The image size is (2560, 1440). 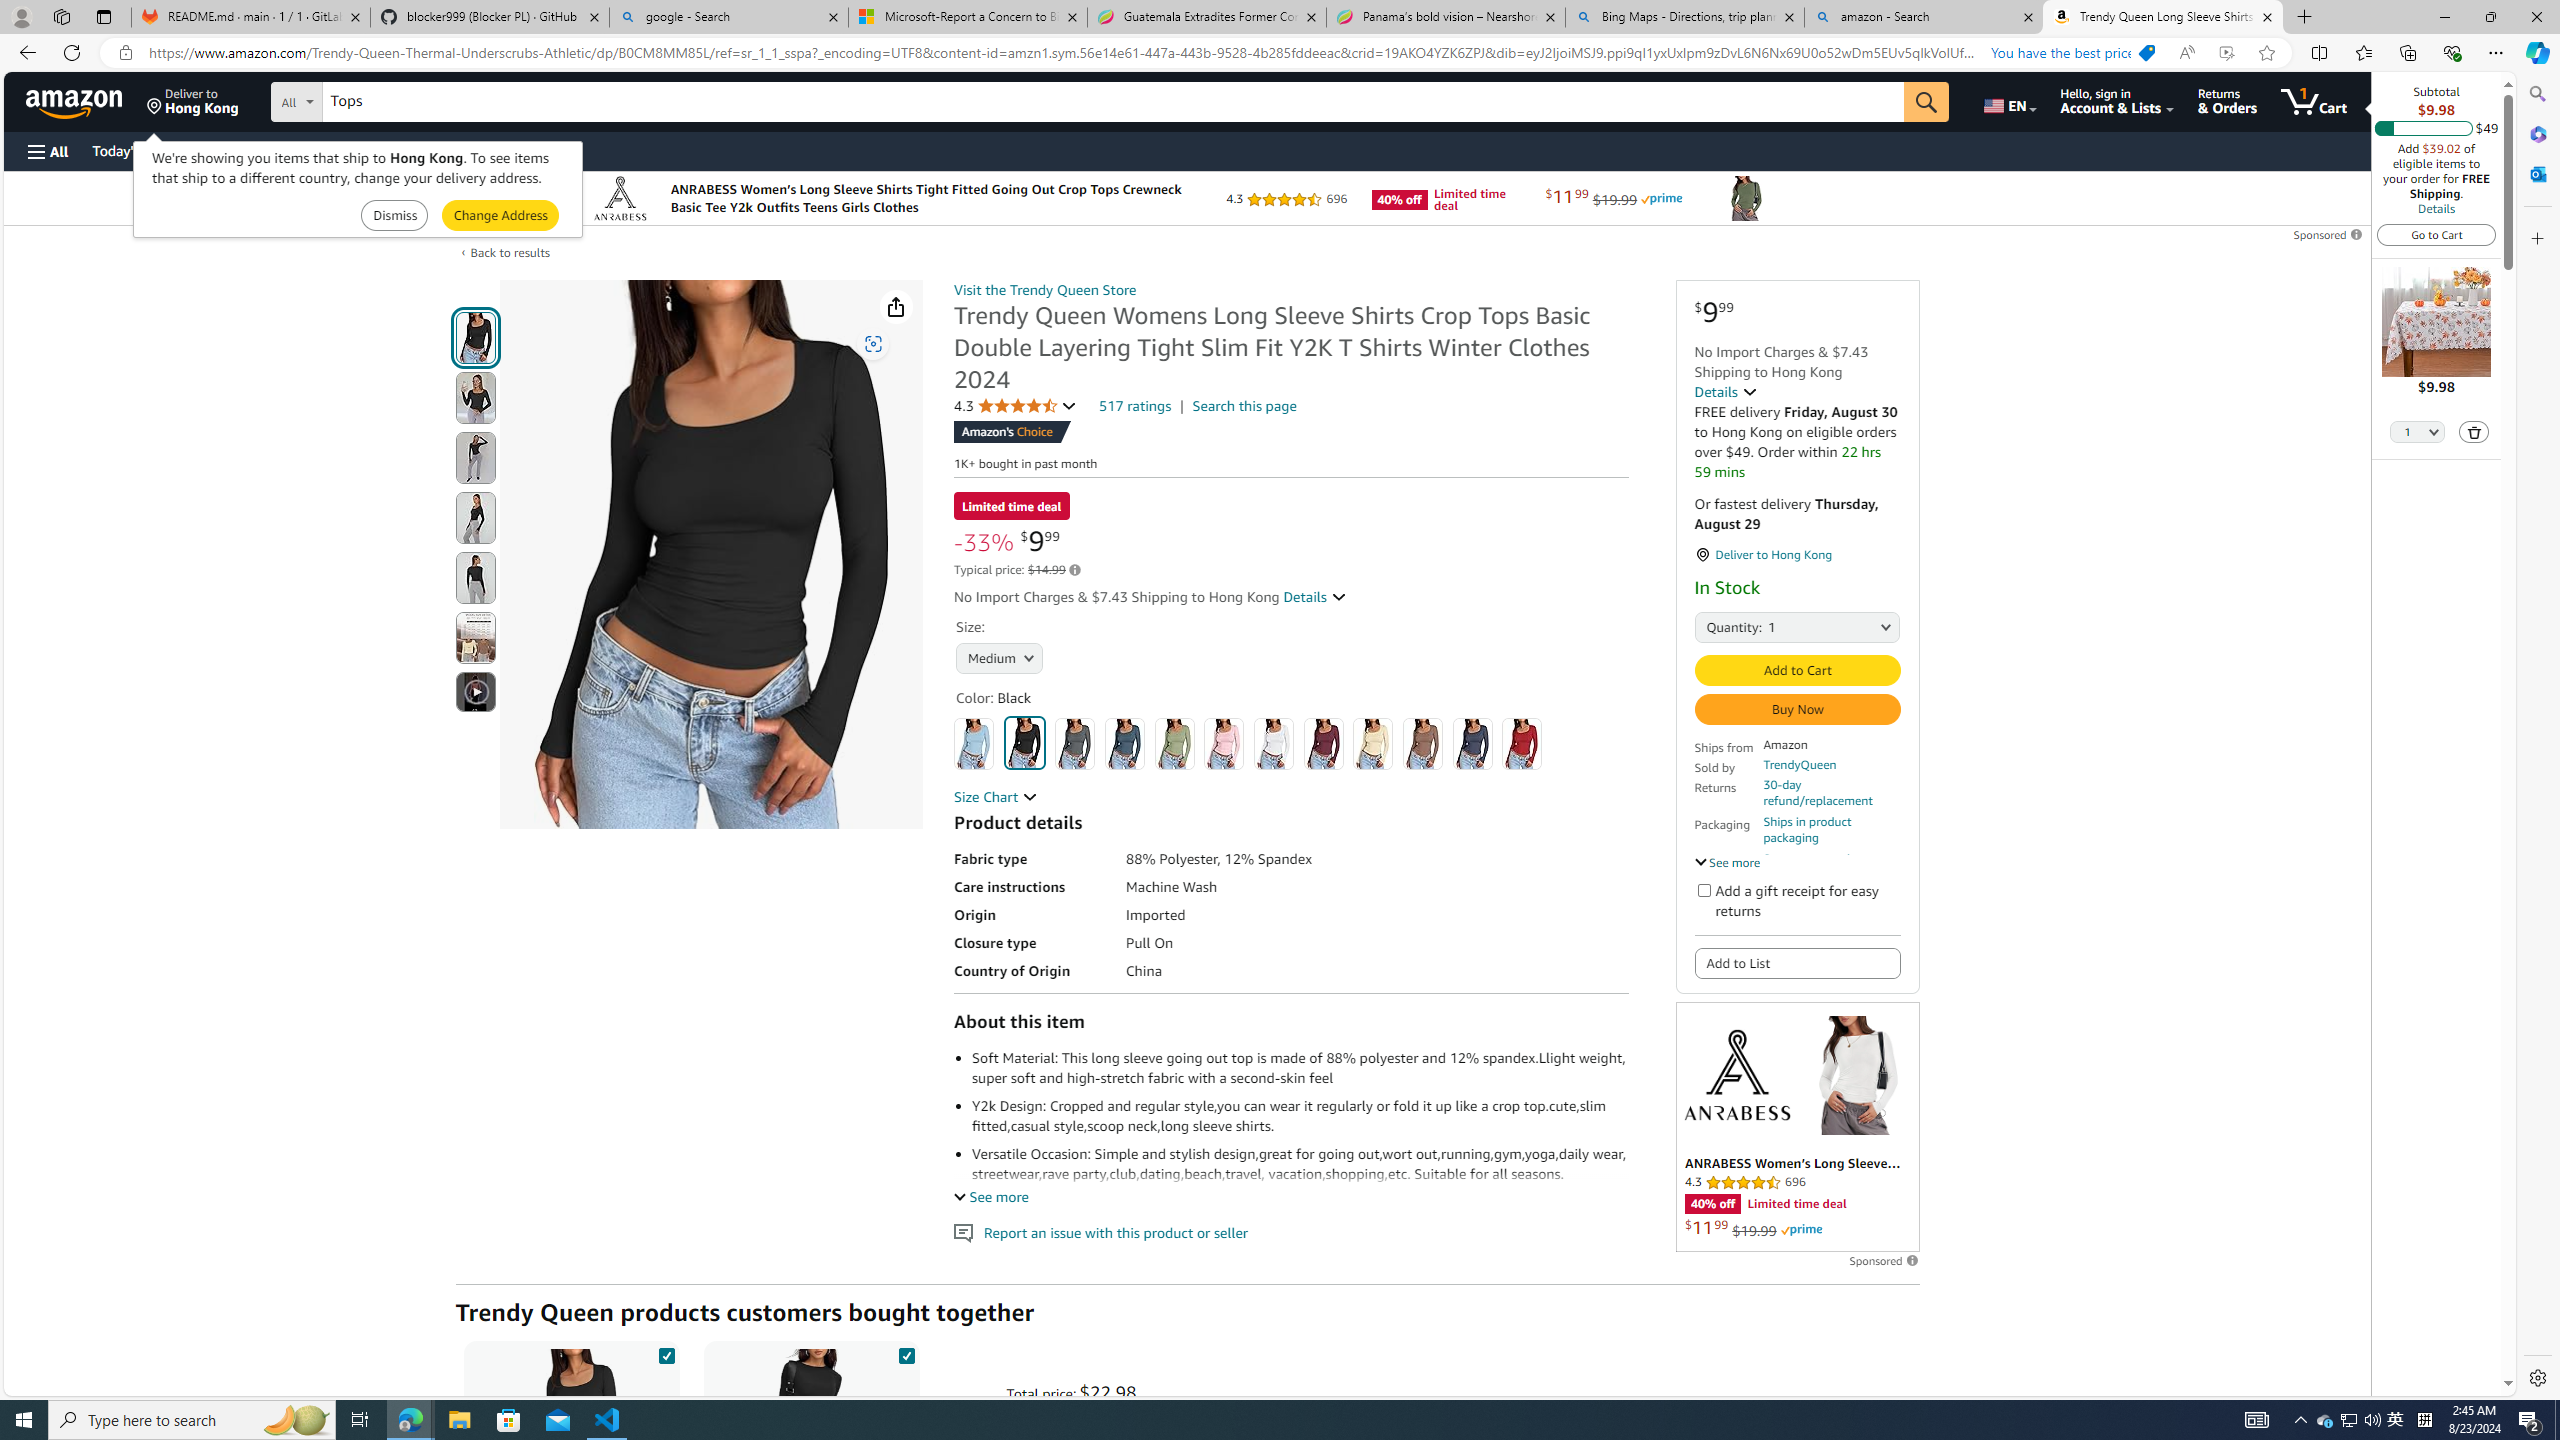 What do you see at coordinates (1797, 1126) in the screenshot?
I see `'Sponsored ad'` at bounding box center [1797, 1126].